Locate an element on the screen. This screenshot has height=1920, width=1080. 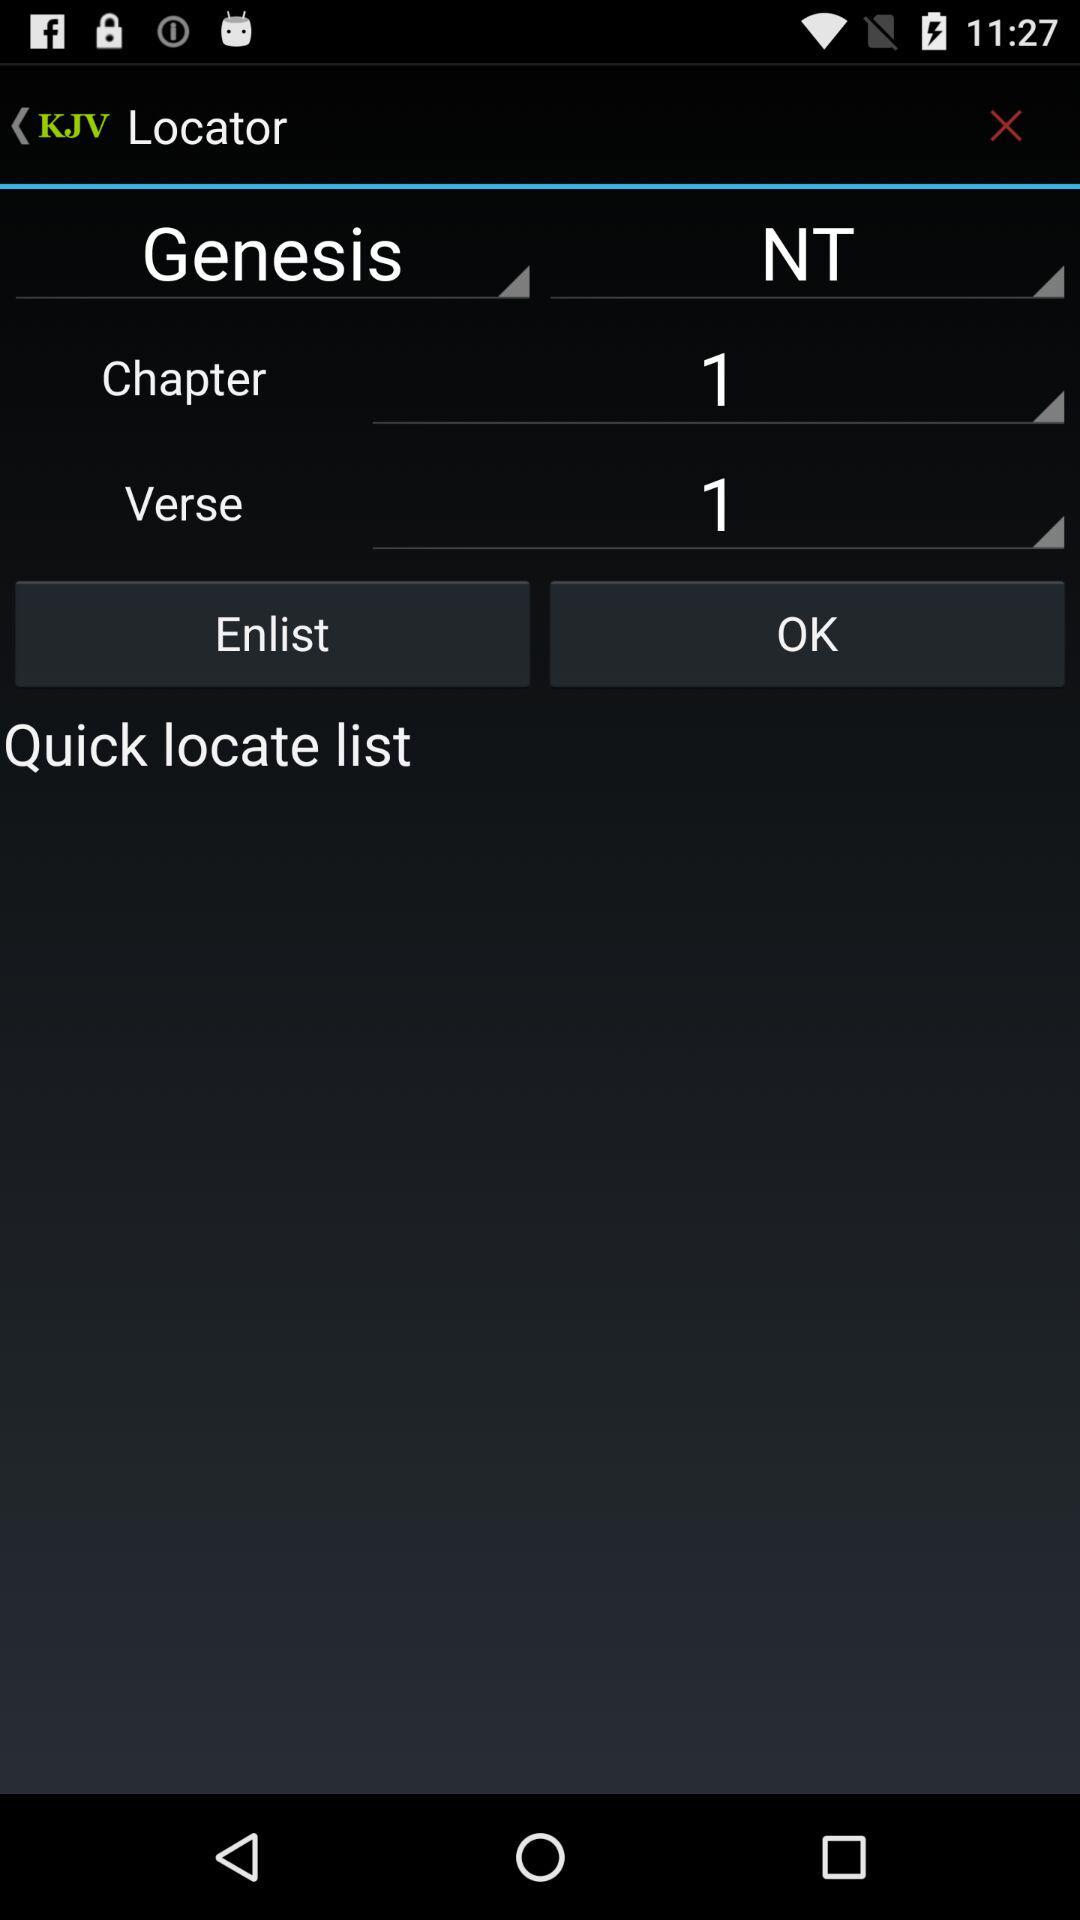
the app above the quick locate list icon is located at coordinates (806, 632).